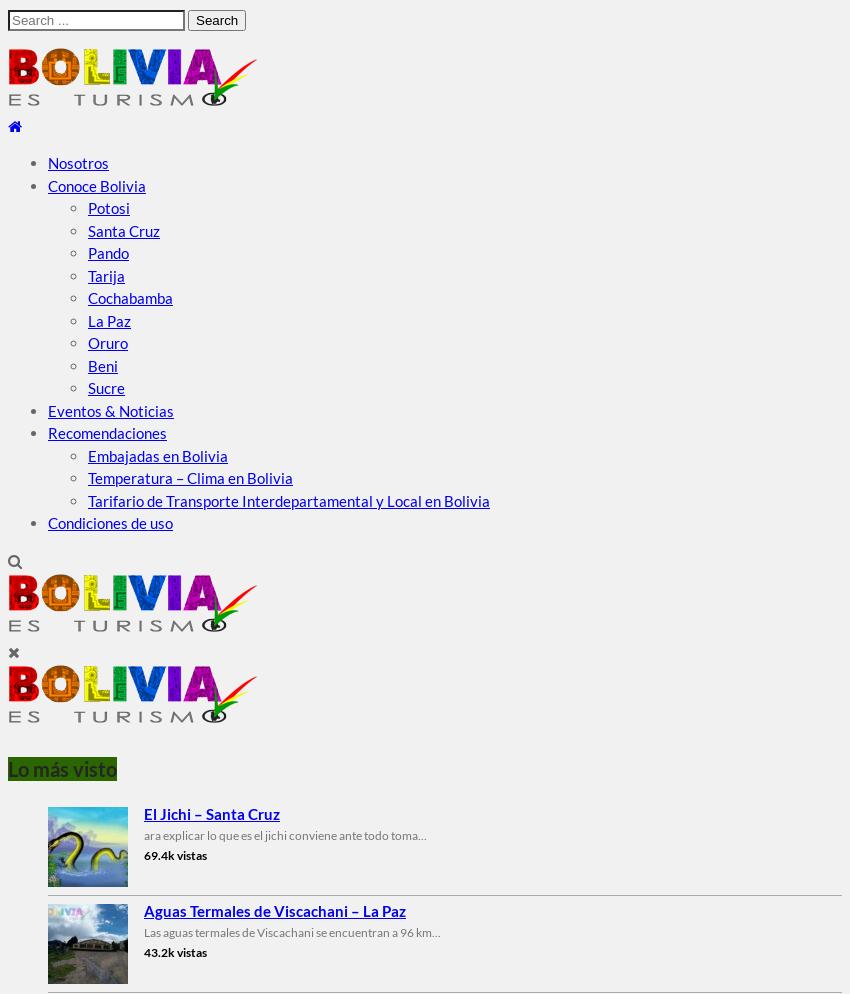  Describe the element at coordinates (107, 342) in the screenshot. I see `'Oruro'` at that location.